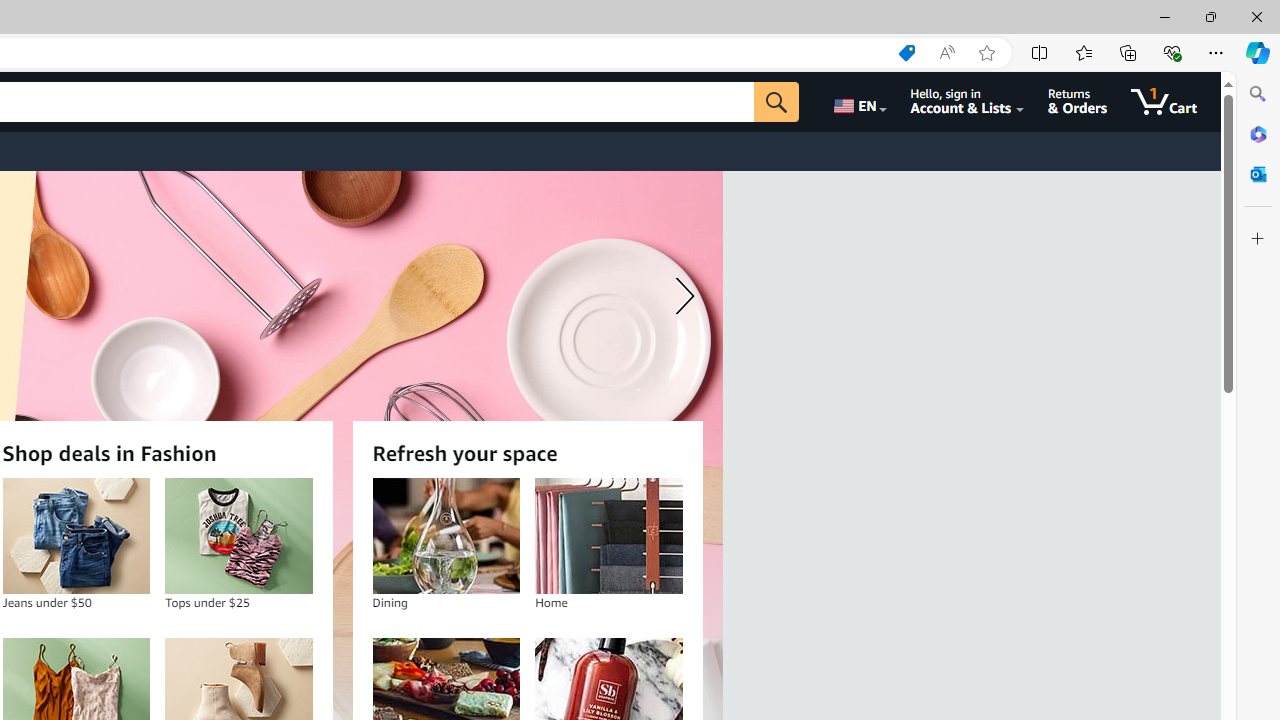 Image resolution: width=1280 pixels, height=720 pixels. Describe the element at coordinates (967, 101) in the screenshot. I see `'Hello, sign in Account & Lists'` at that location.